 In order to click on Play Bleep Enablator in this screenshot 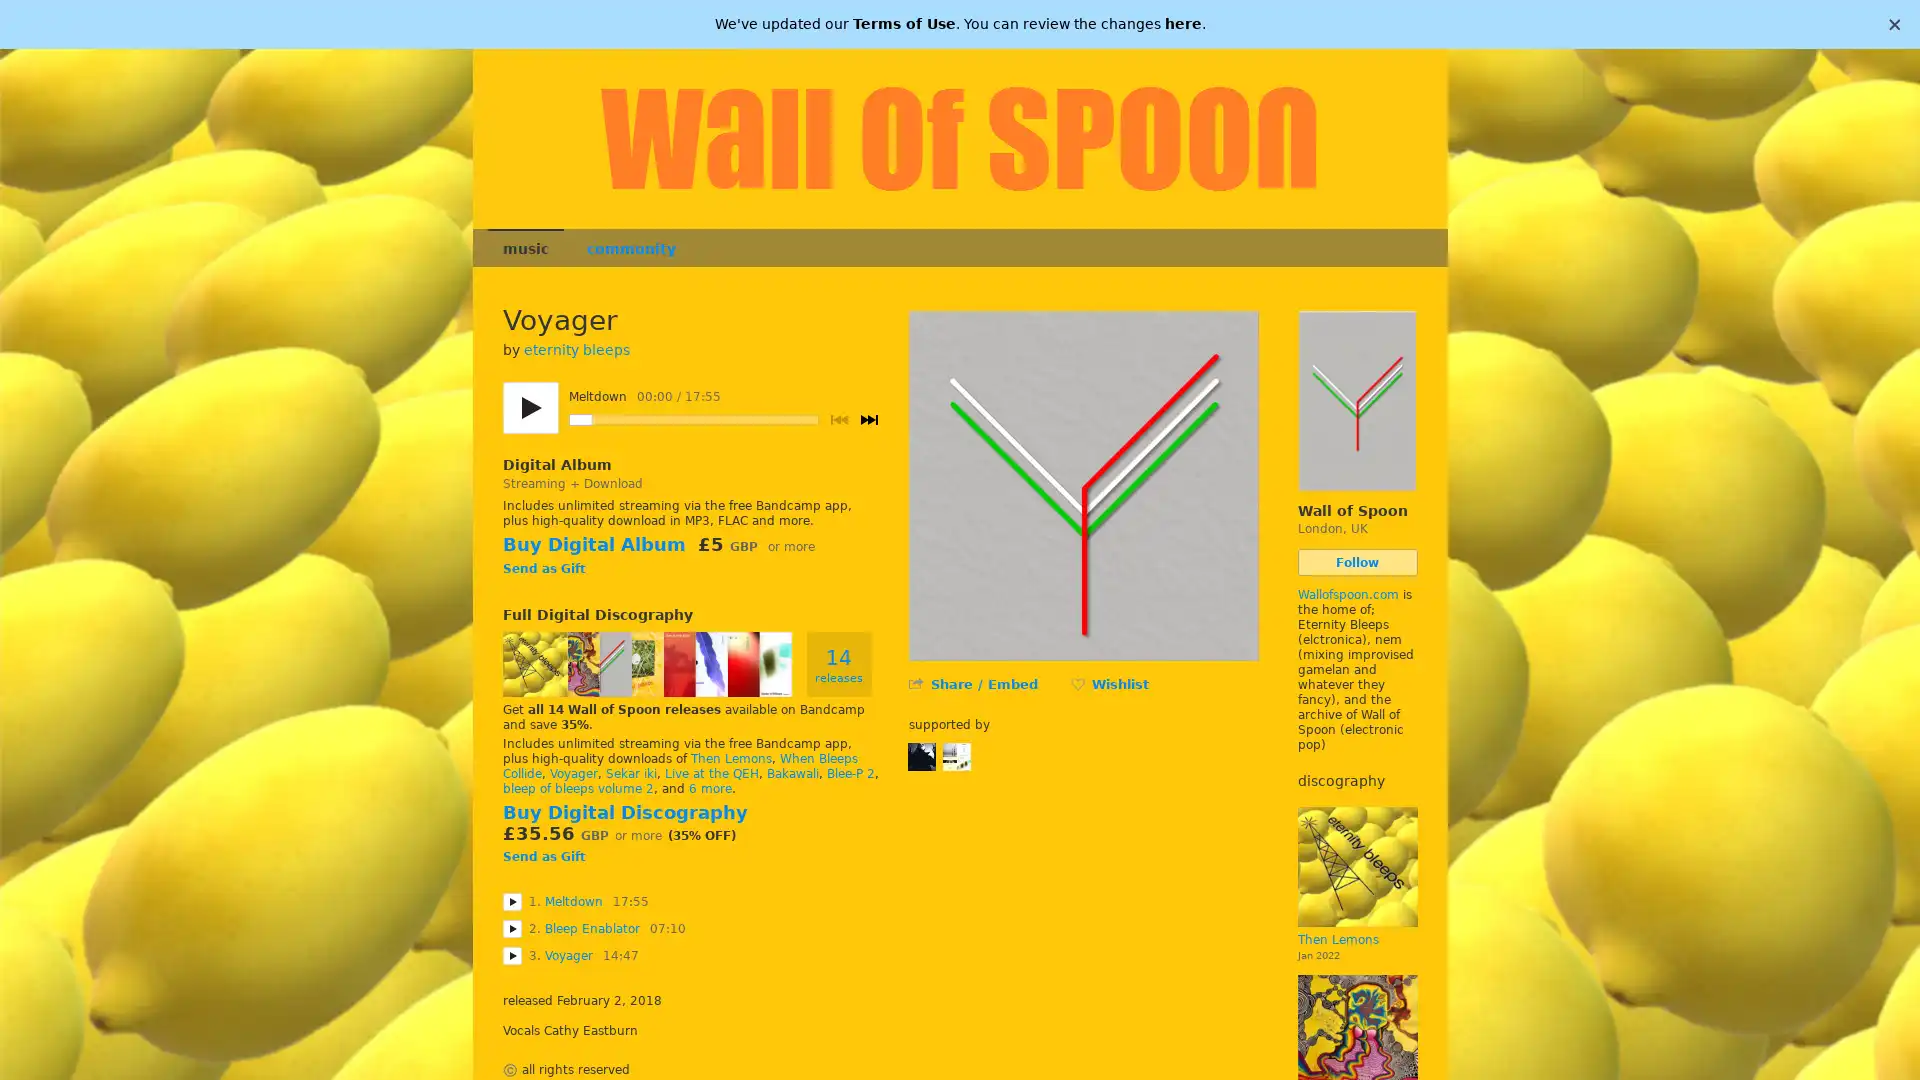, I will do `click(511, 928)`.